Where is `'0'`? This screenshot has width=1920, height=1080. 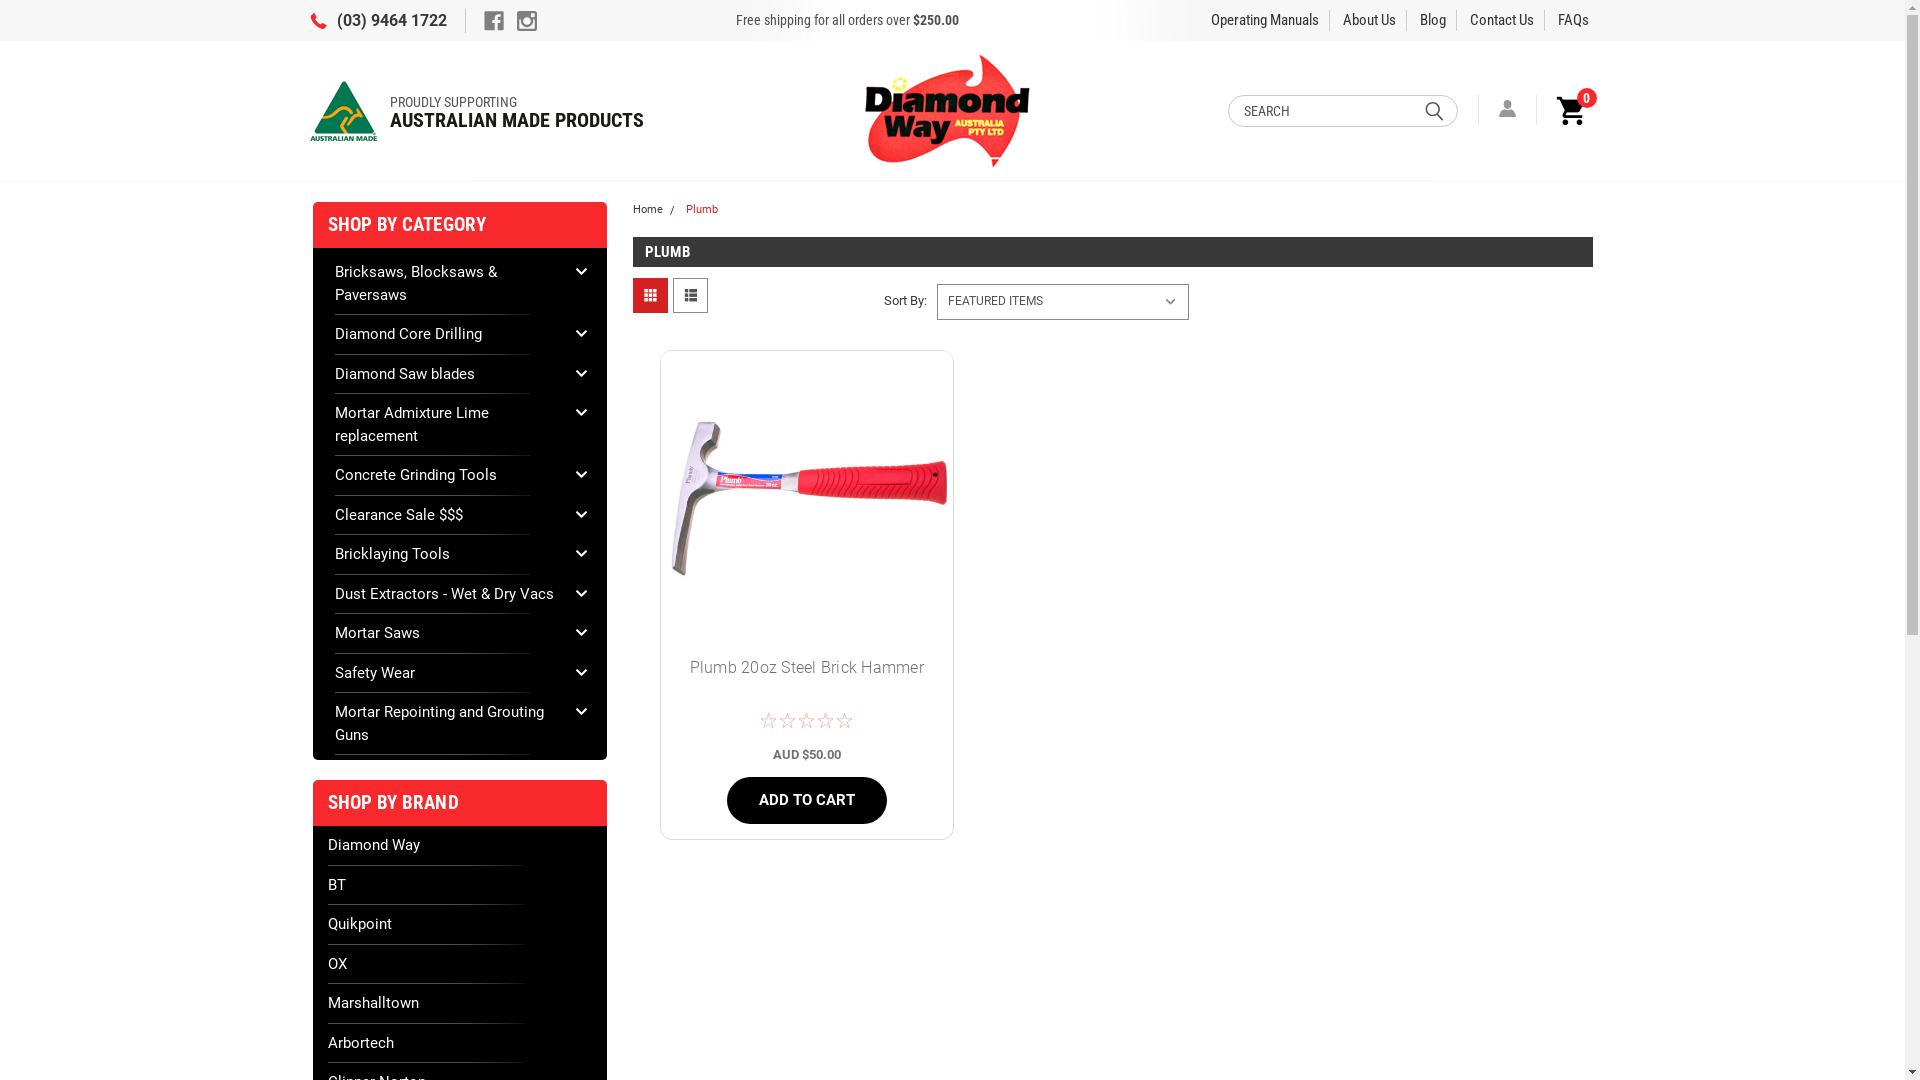
'0' is located at coordinates (1567, 109).